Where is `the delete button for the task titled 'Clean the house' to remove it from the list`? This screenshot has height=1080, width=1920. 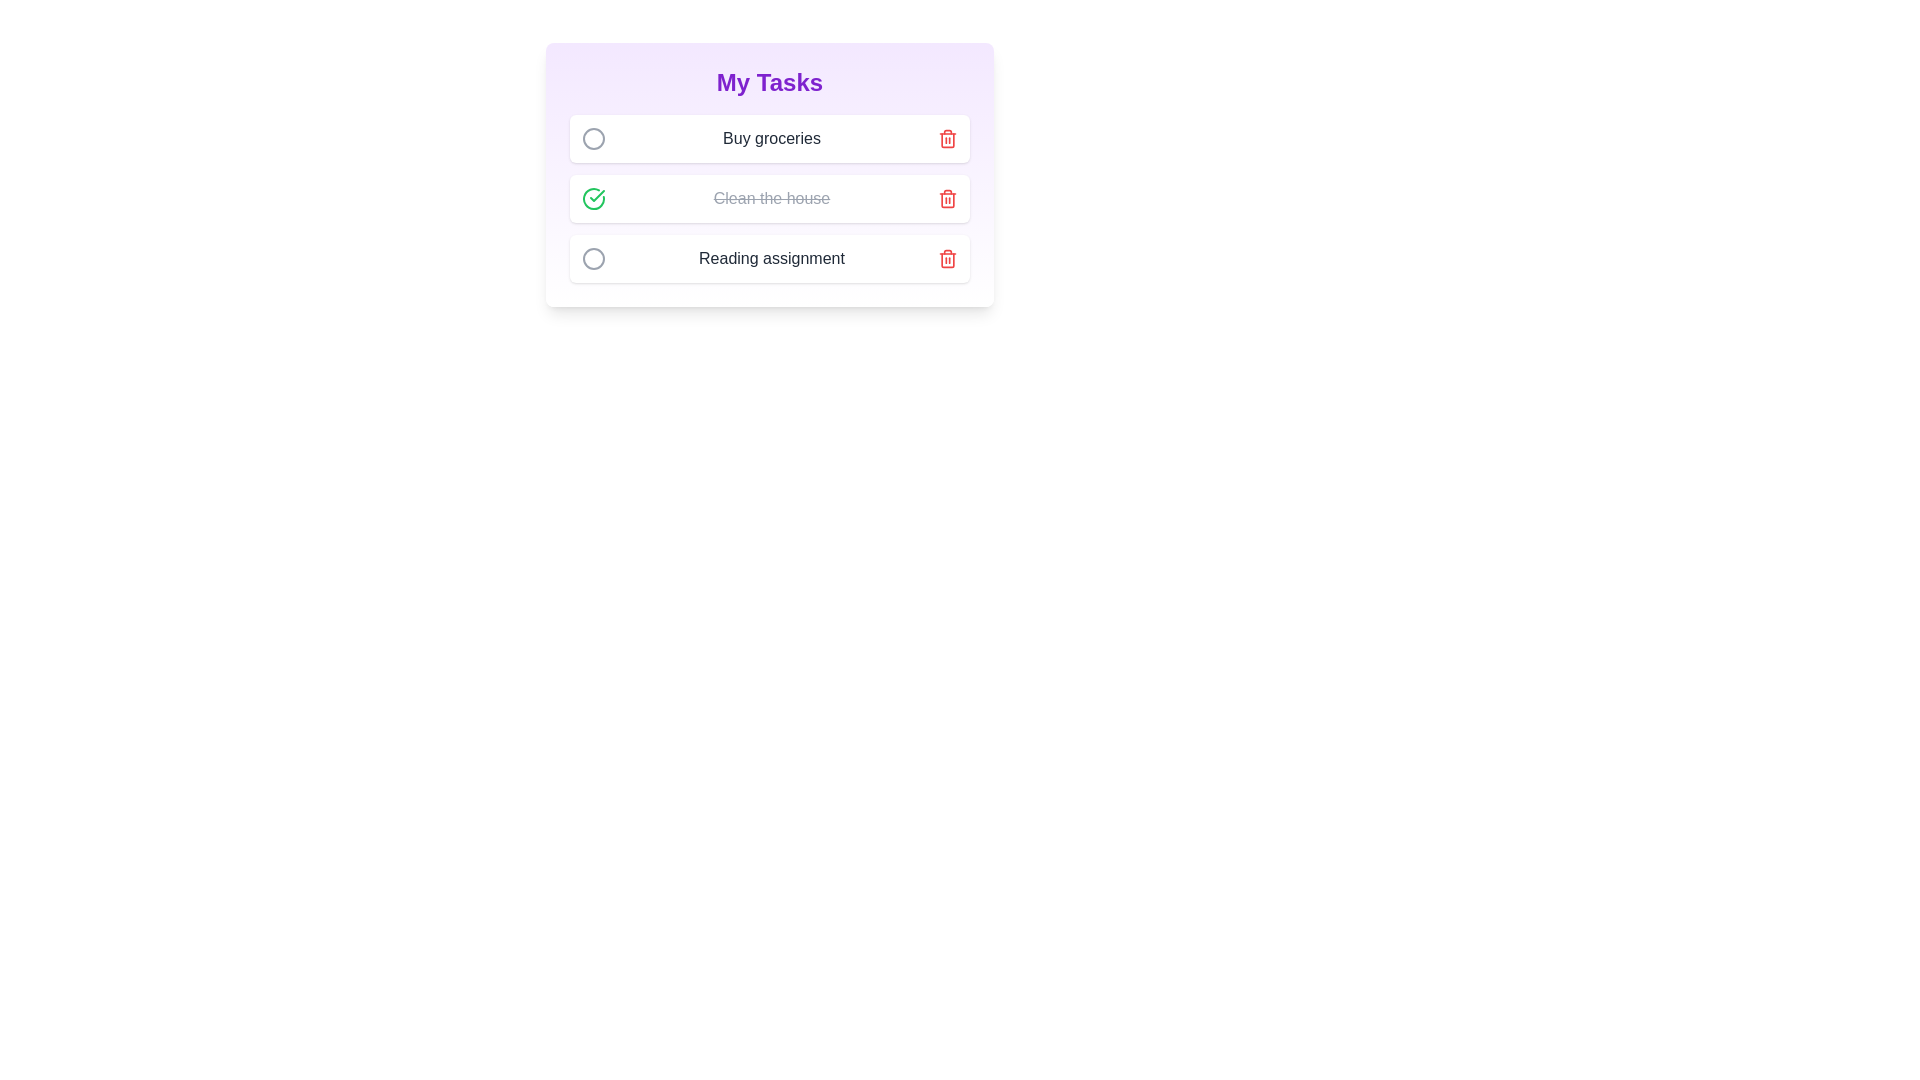
the delete button for the task titled 'Clean the house' to remove it from the list is located at coordinates (947, 199).